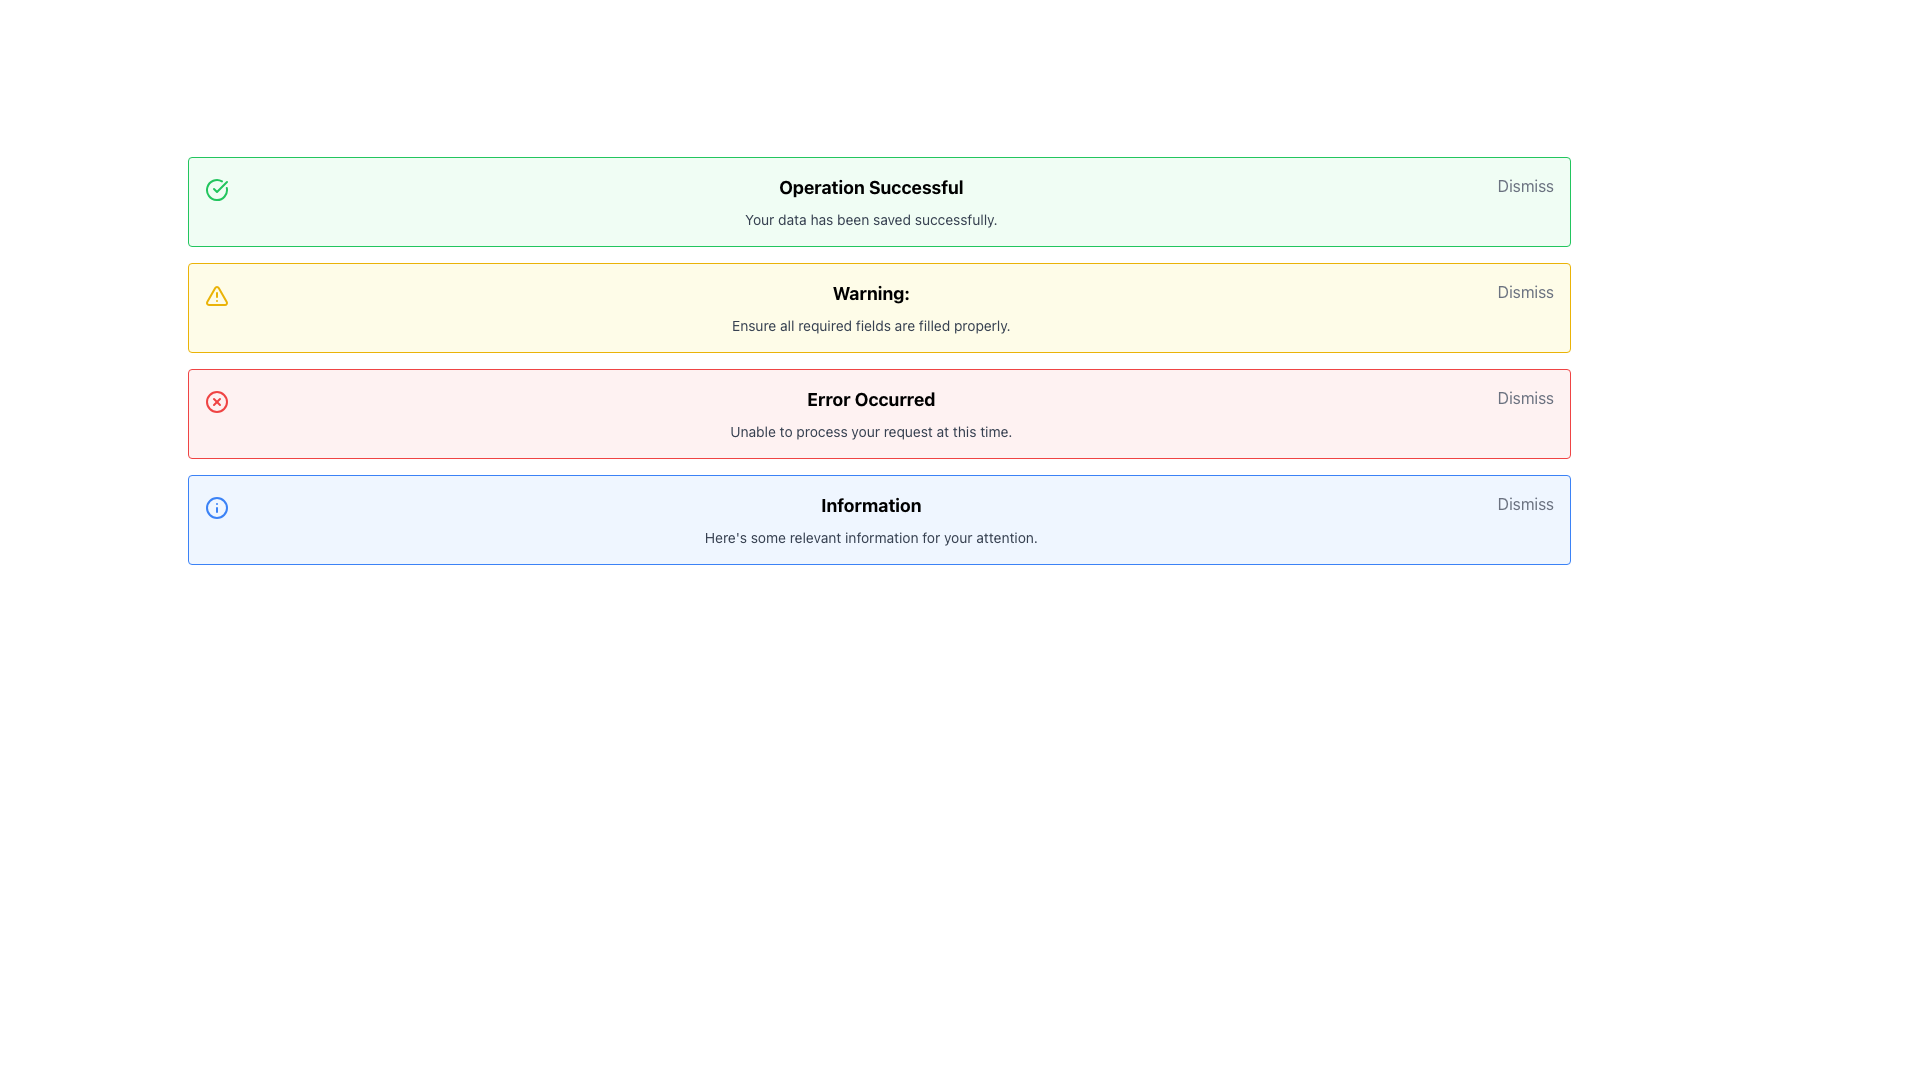 The image size is (1920, 1080). I want to click on the 'Dismiss' button located on the far right of the red alert box, so click(1524, 397).